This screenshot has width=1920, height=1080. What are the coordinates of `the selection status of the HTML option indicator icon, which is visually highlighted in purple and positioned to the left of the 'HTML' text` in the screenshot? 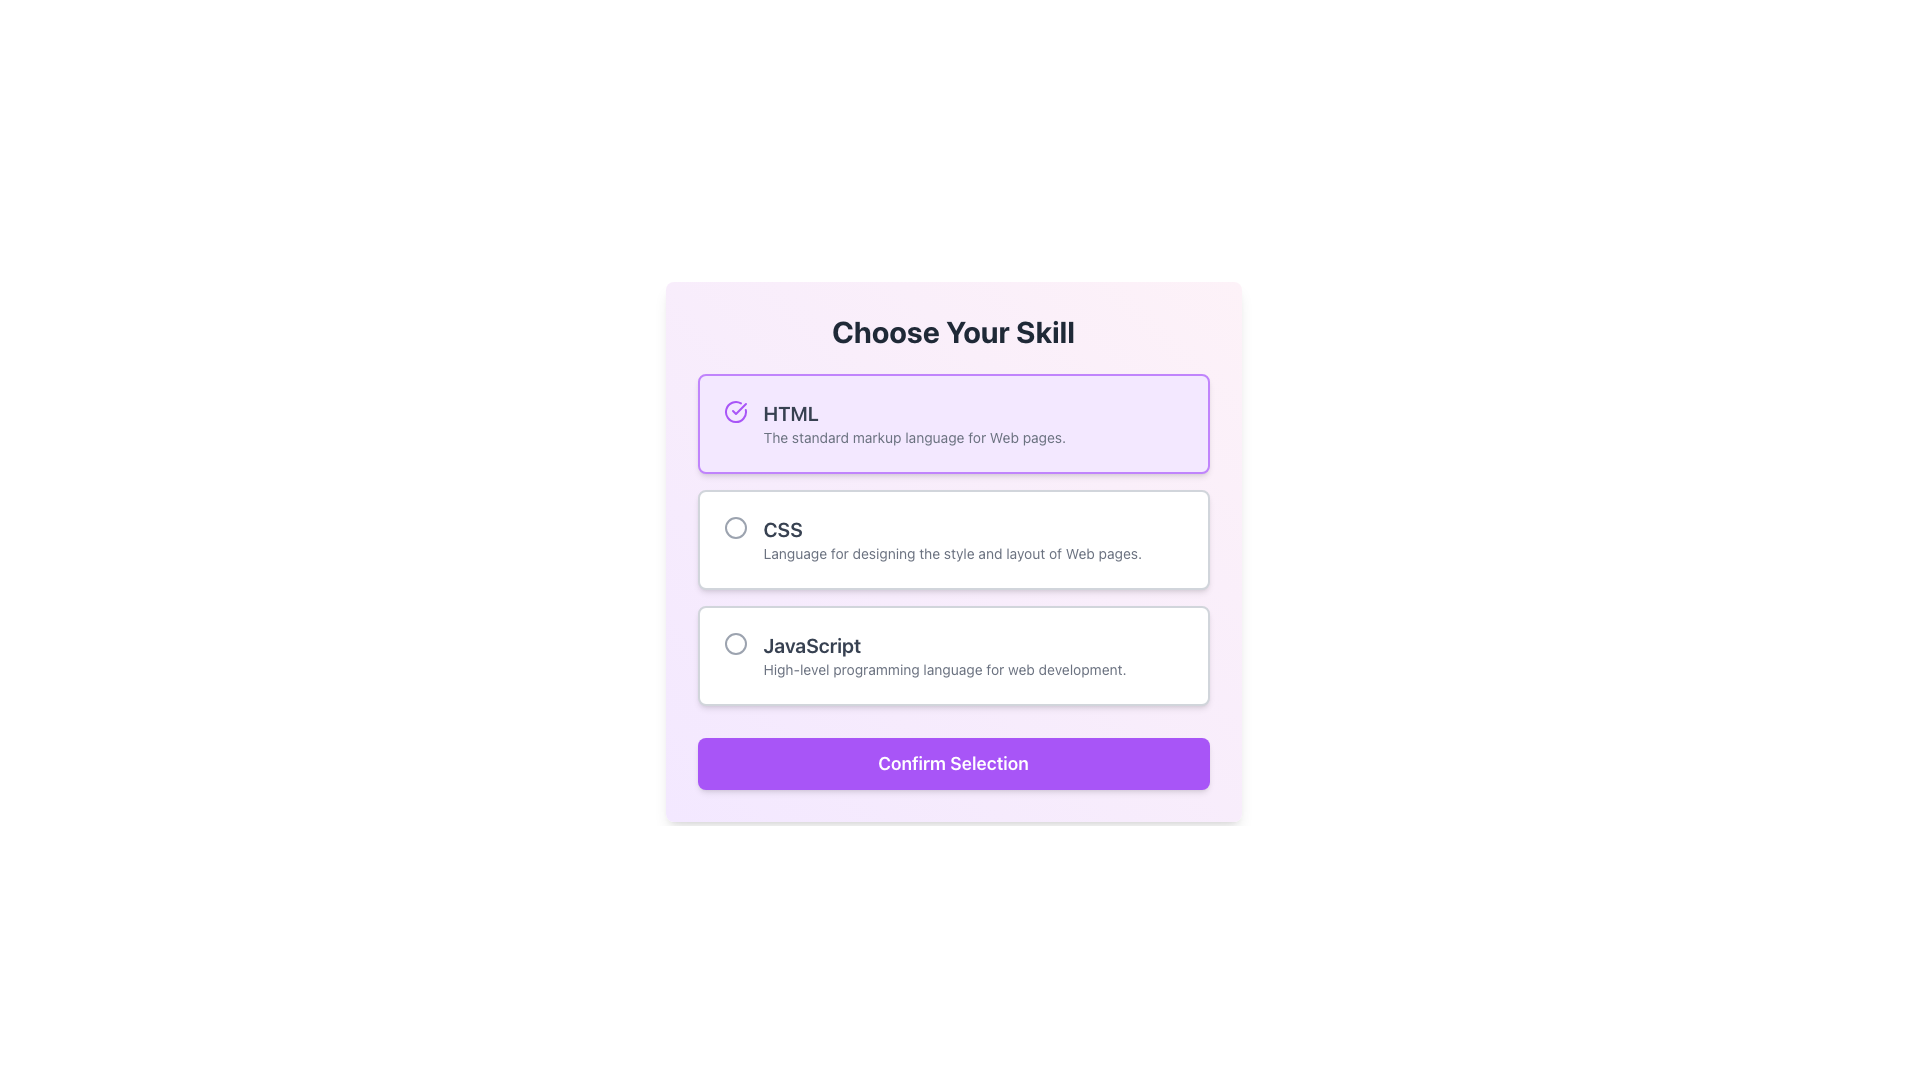 It's located at (734, 411).